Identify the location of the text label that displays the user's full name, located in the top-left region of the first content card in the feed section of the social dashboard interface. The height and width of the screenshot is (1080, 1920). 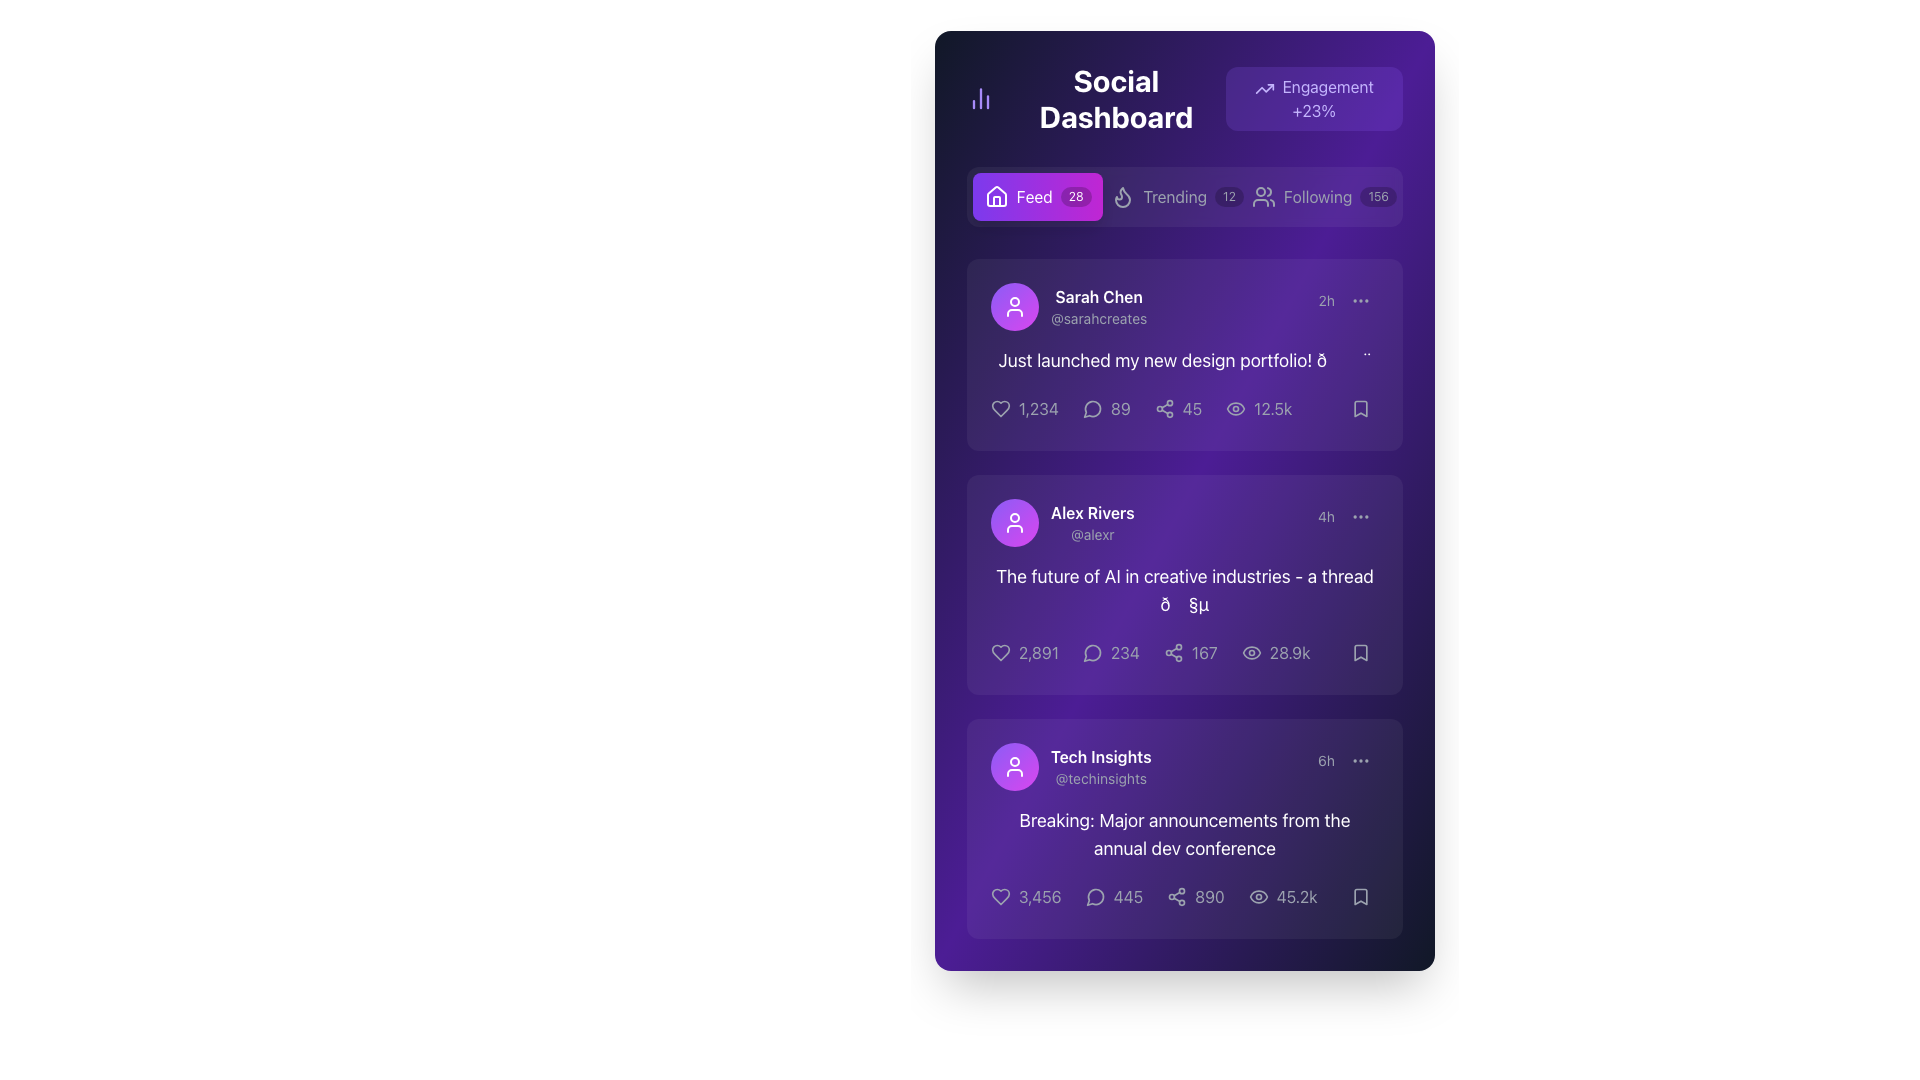
(1098, 297).